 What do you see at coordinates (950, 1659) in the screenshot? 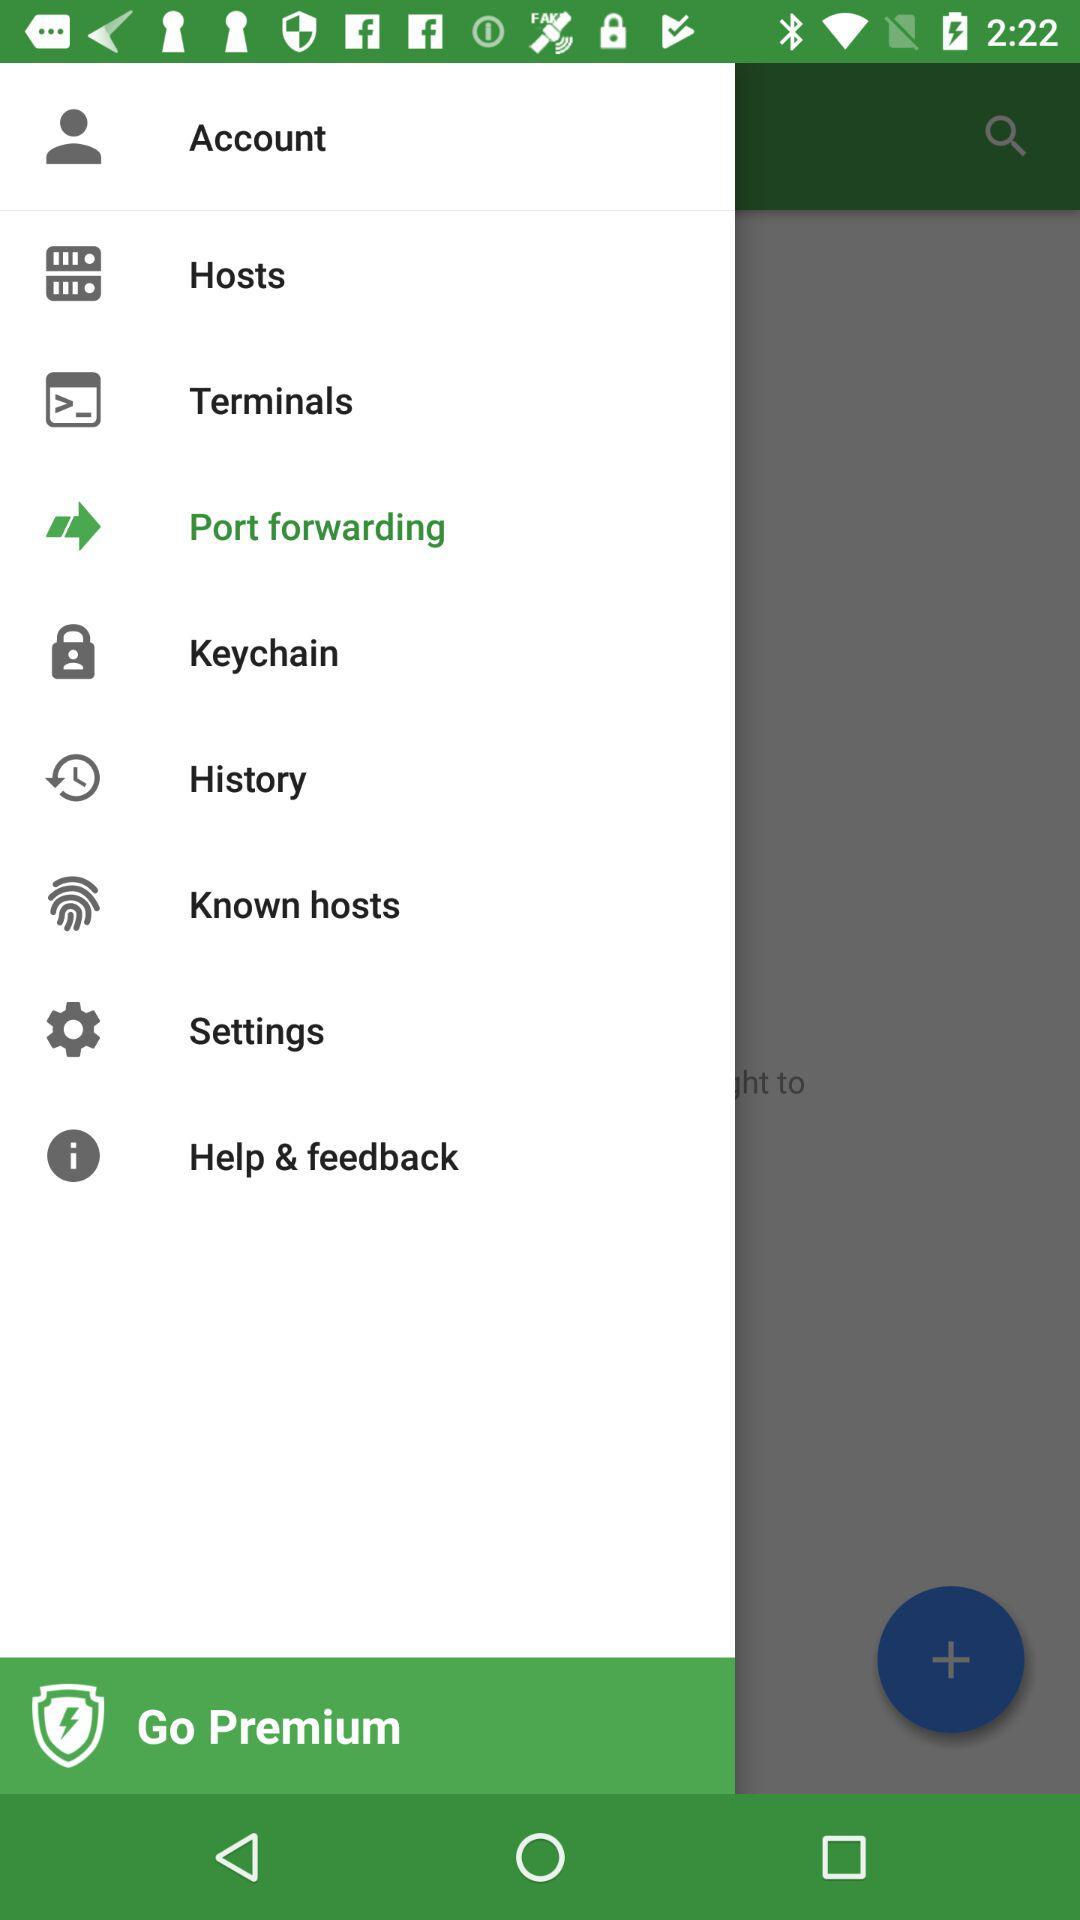
I see `the add icon` at bounding box center [950, 1659].